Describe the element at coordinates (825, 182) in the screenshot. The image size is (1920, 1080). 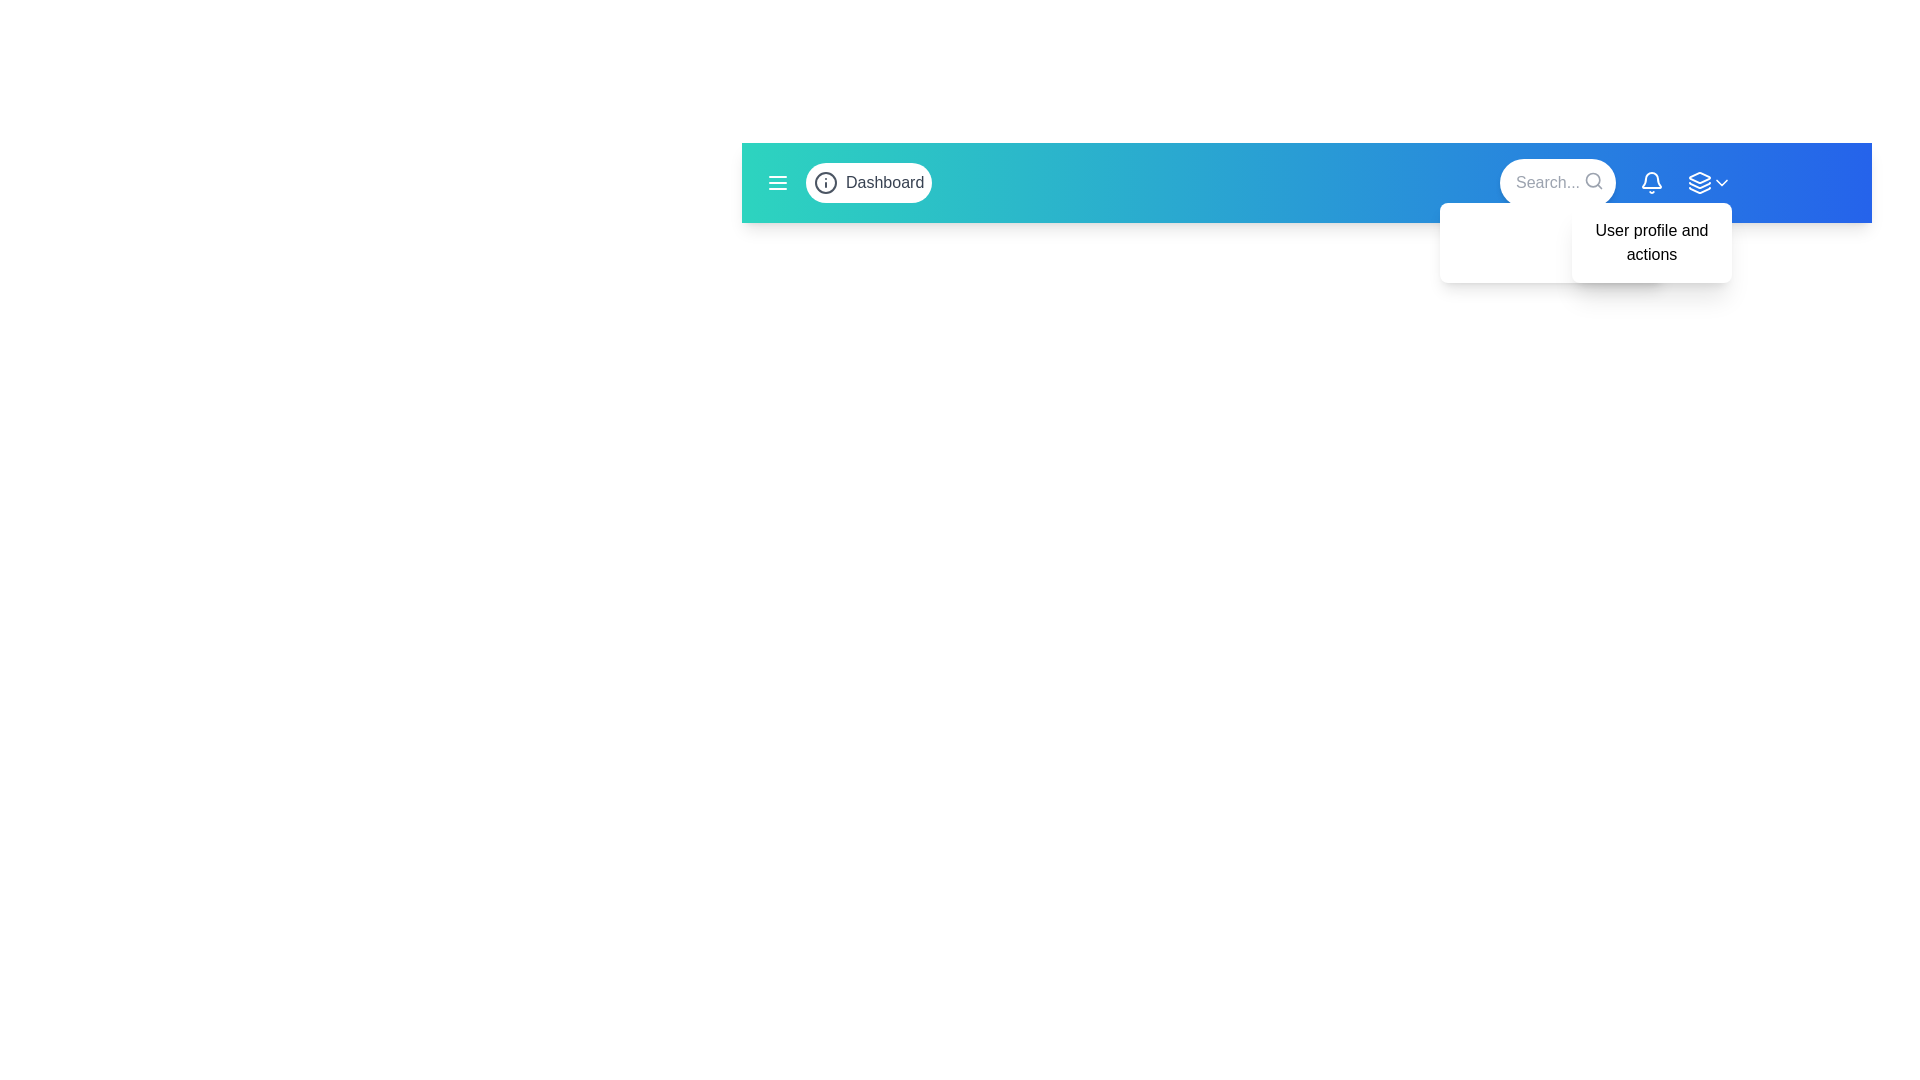
I see `the circular gray icon located to the left of the 'Dashboard' text in the header bar` at that location.